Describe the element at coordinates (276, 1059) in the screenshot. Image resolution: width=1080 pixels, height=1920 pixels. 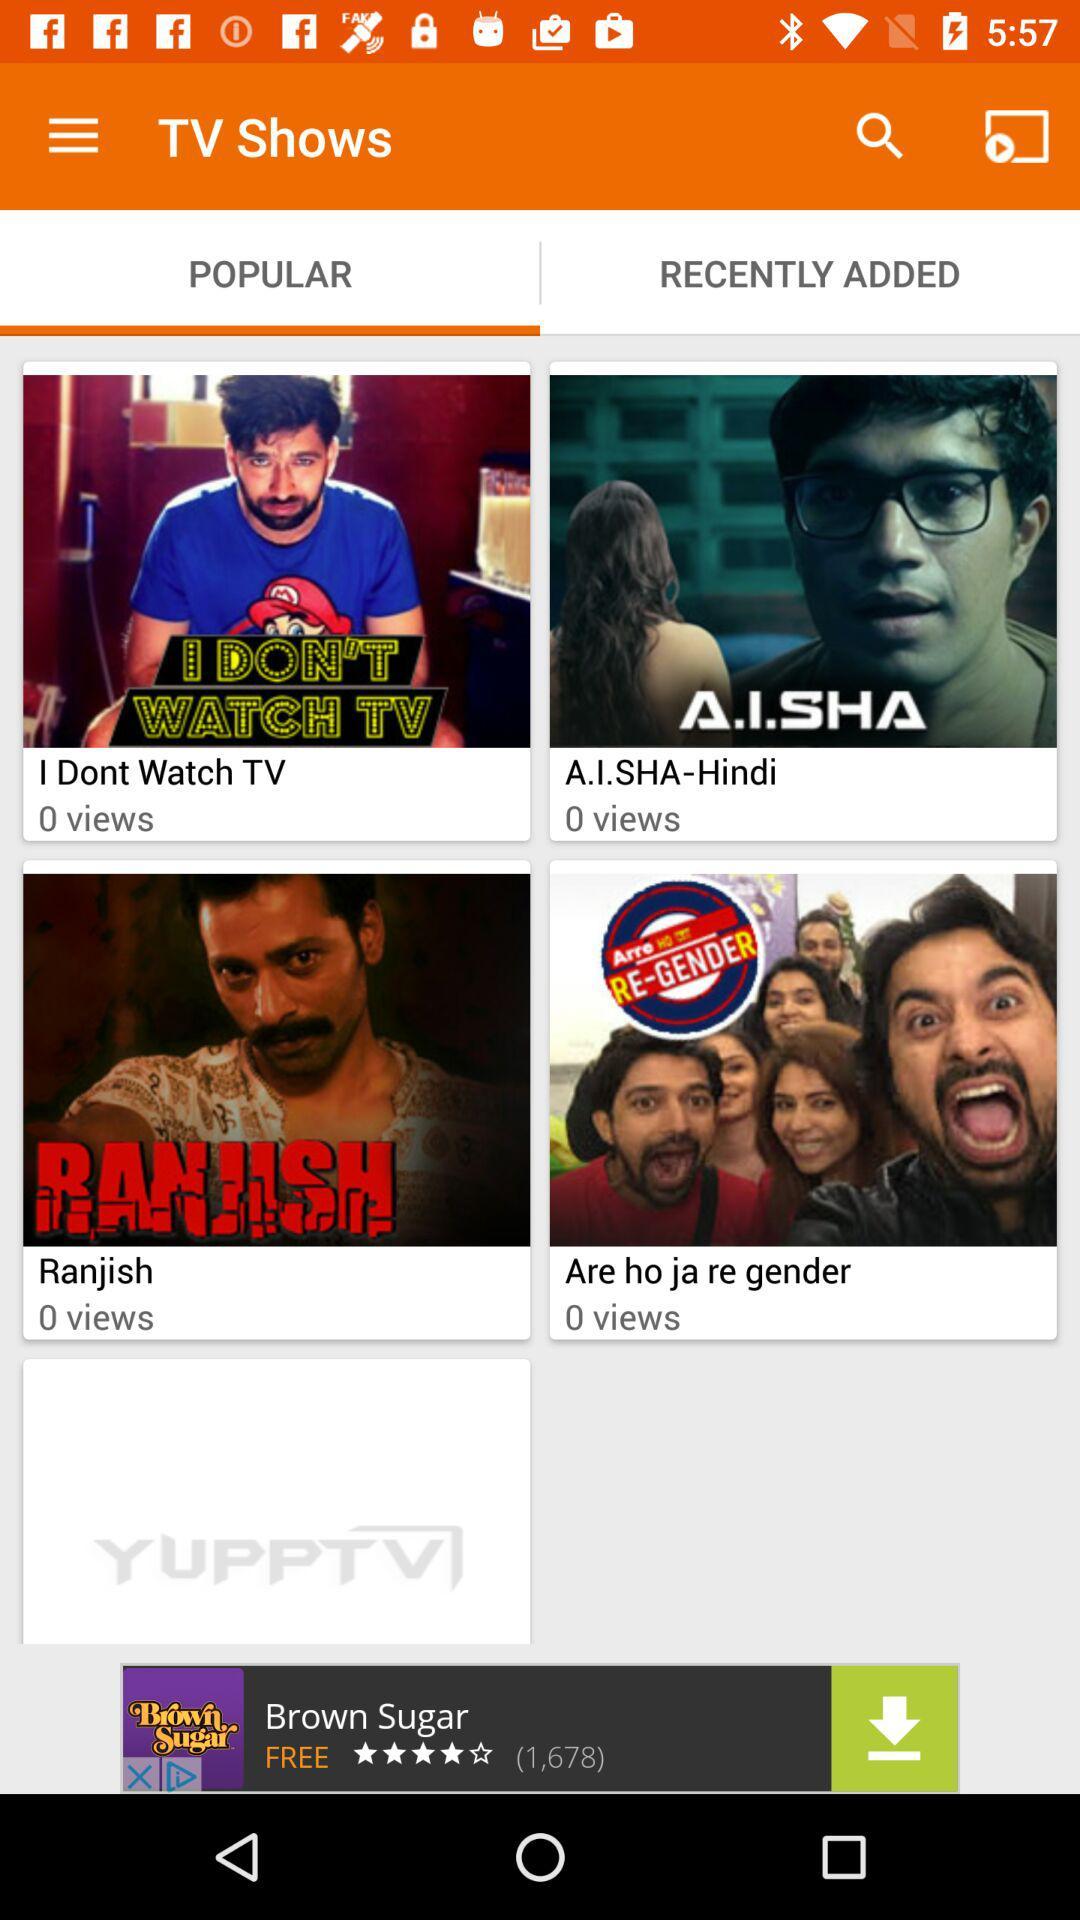
I see `image which is above ranjish on a page` at that location.